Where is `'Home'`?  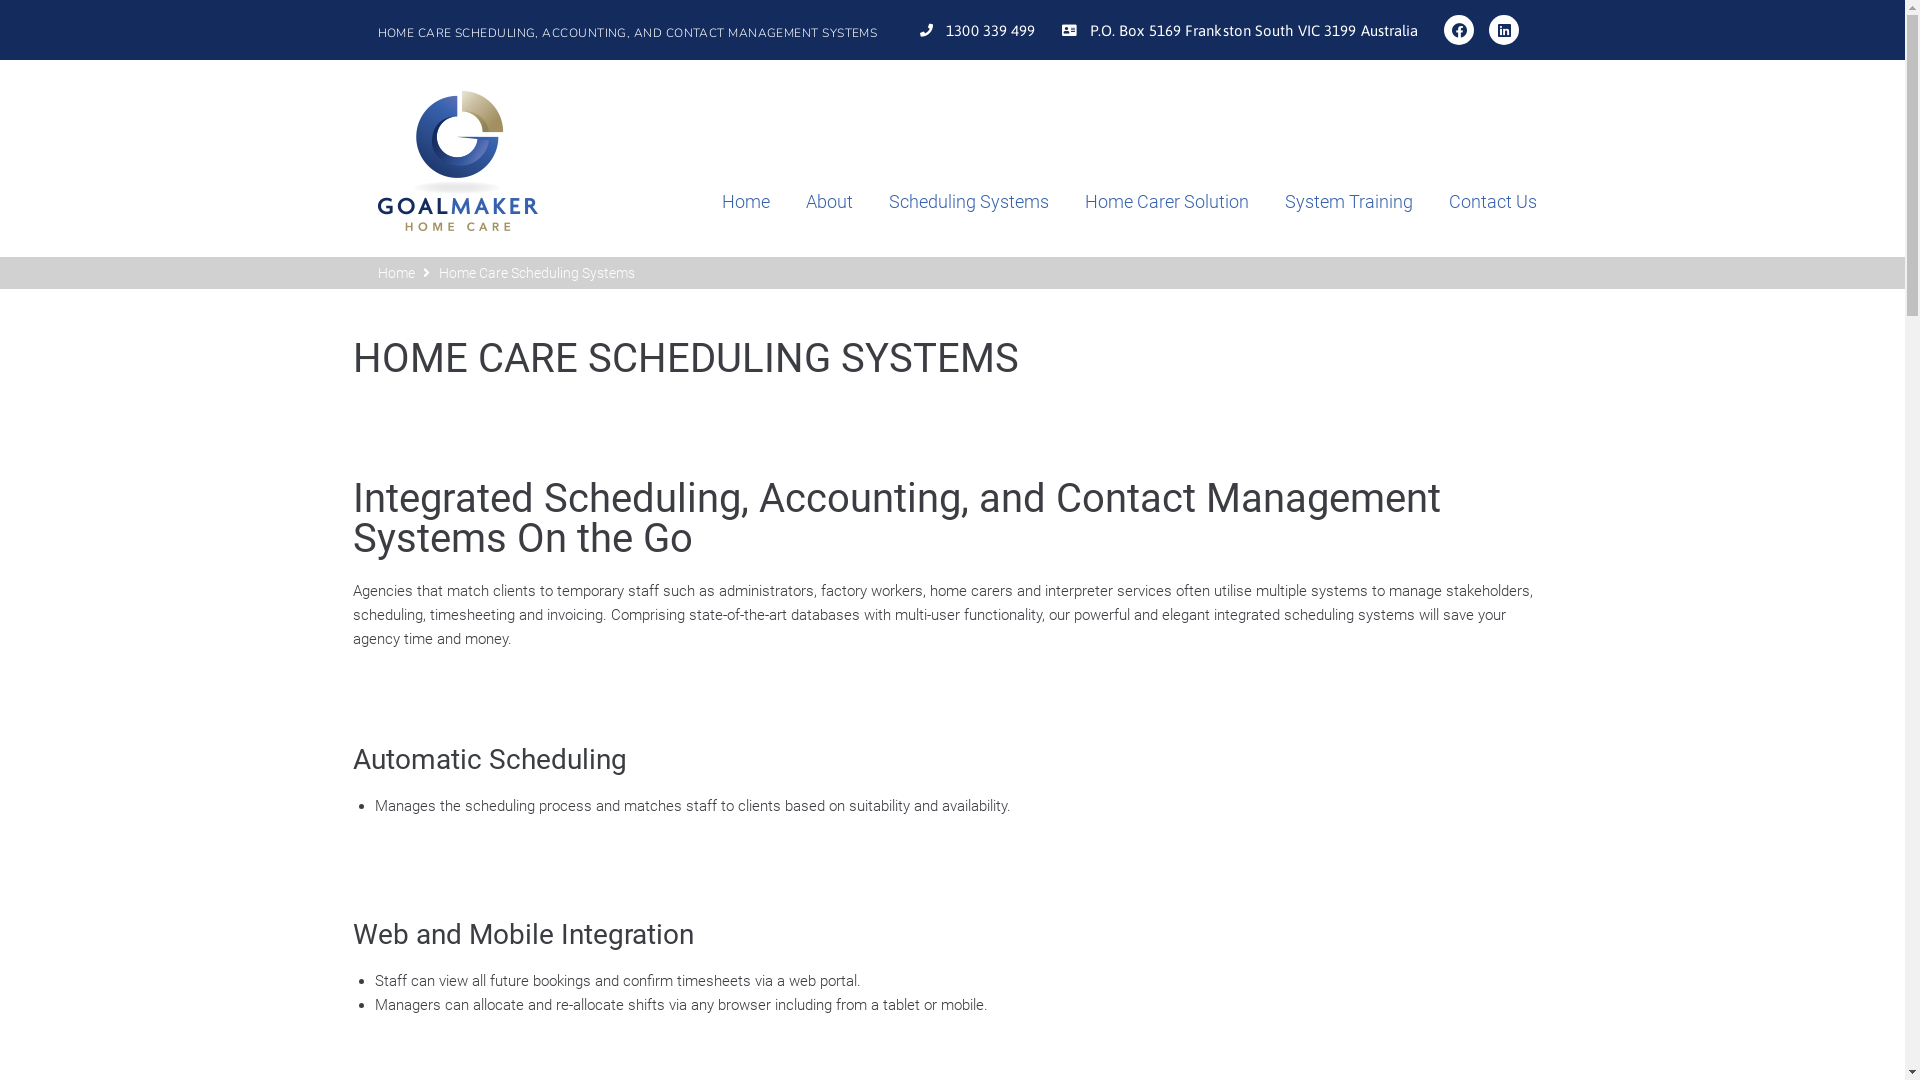
'Home' is located at coordinates (727, 202).